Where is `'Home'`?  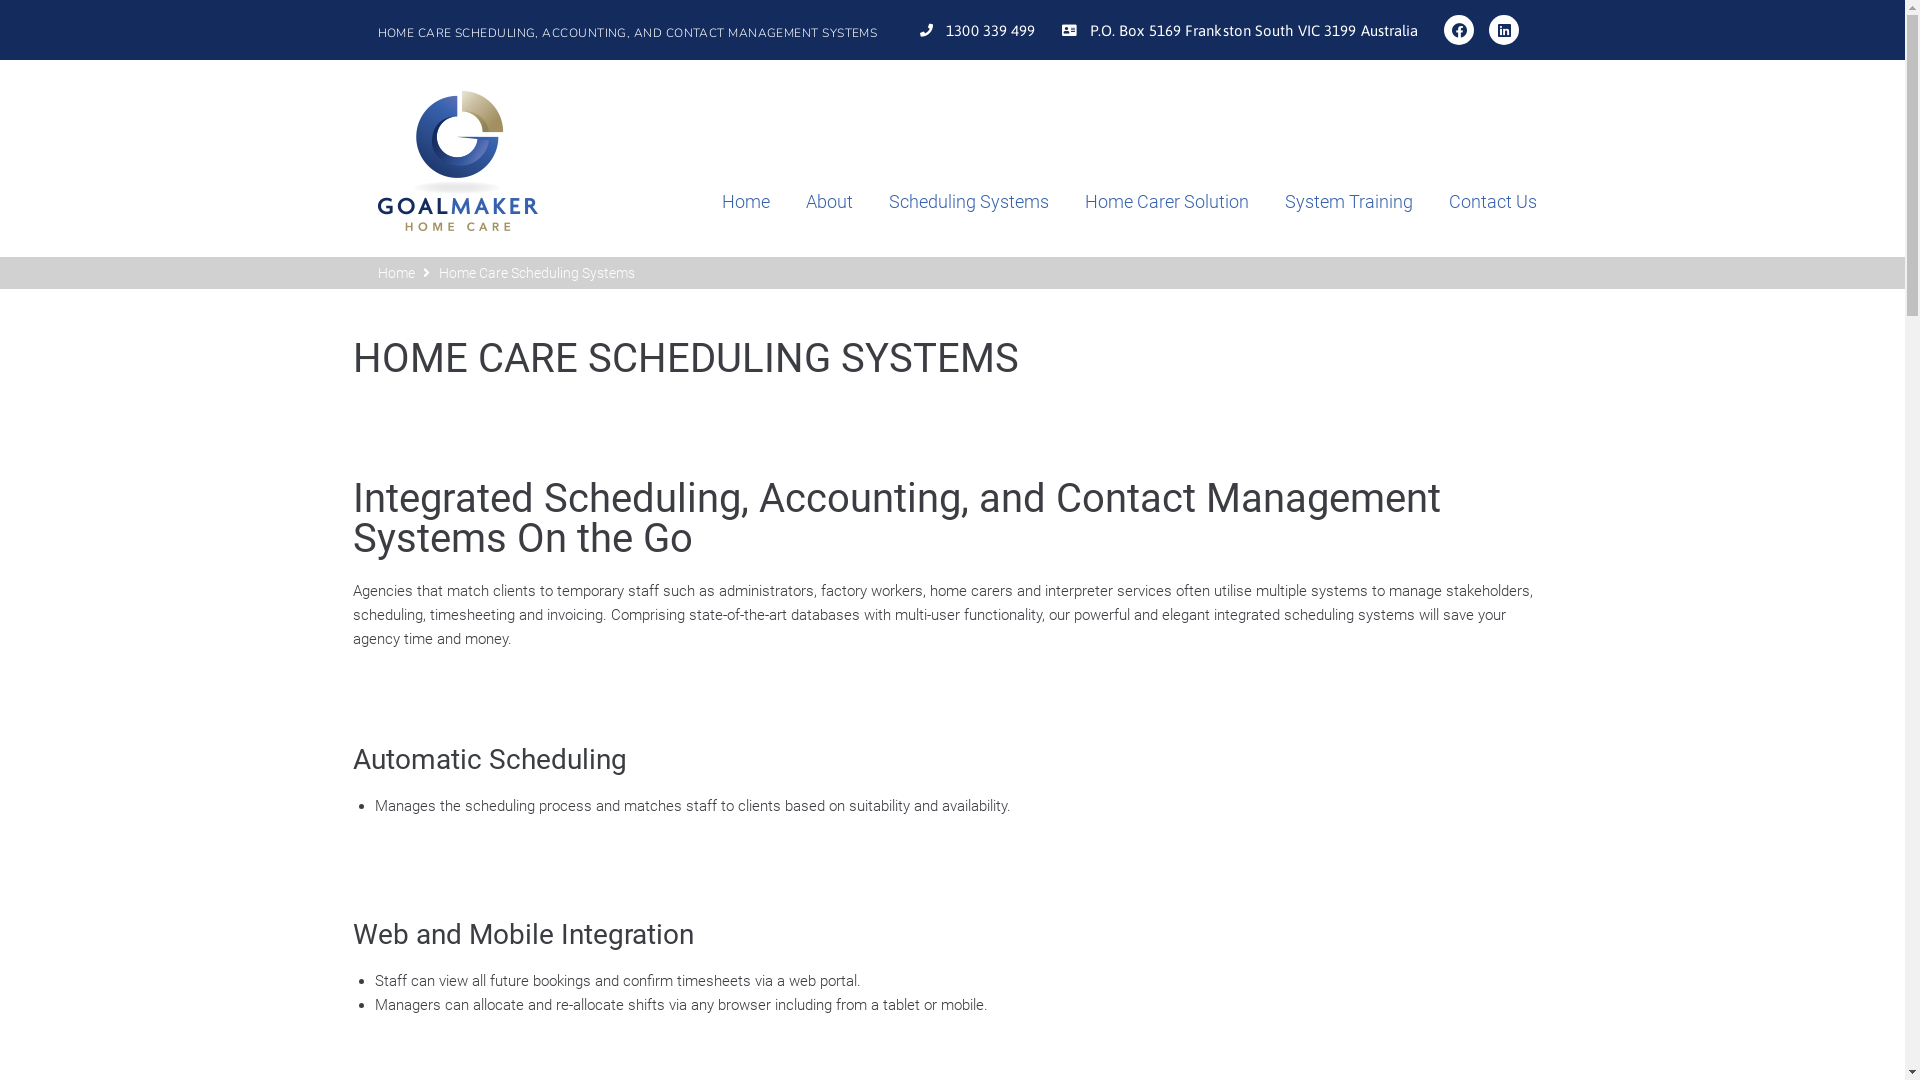
'Home' is located at coordinates (727, 202).